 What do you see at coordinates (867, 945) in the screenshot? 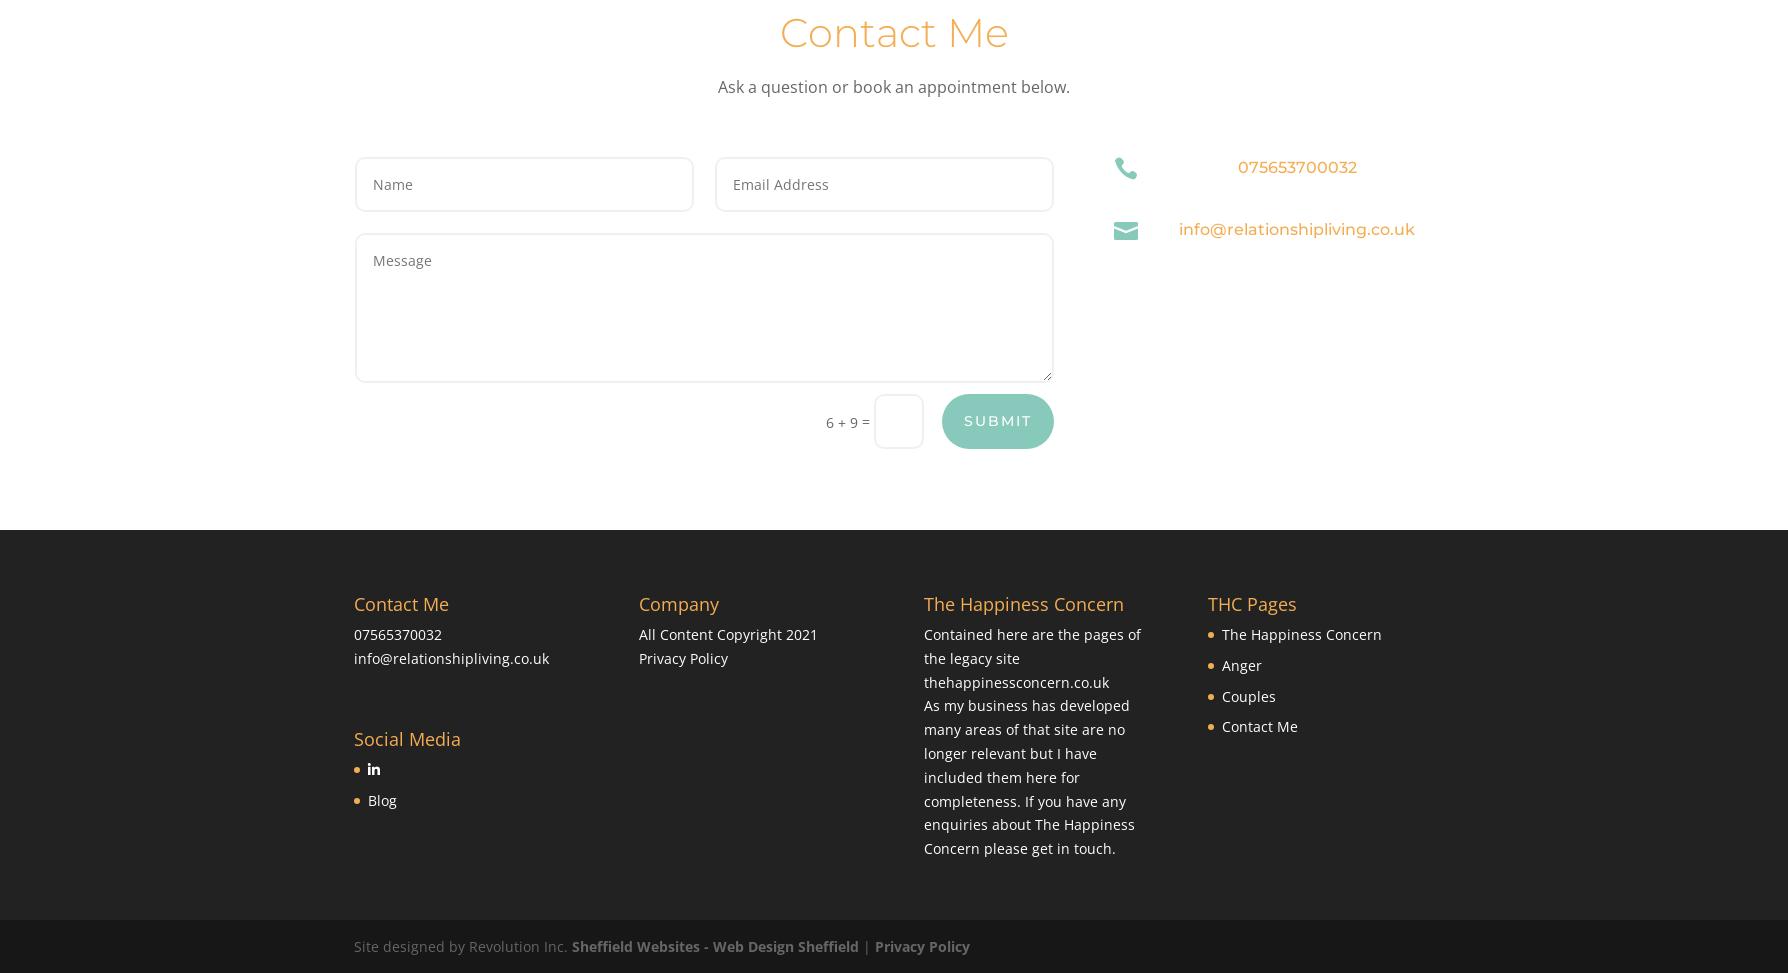
I see `'|'` at bounding box center [867, 945].